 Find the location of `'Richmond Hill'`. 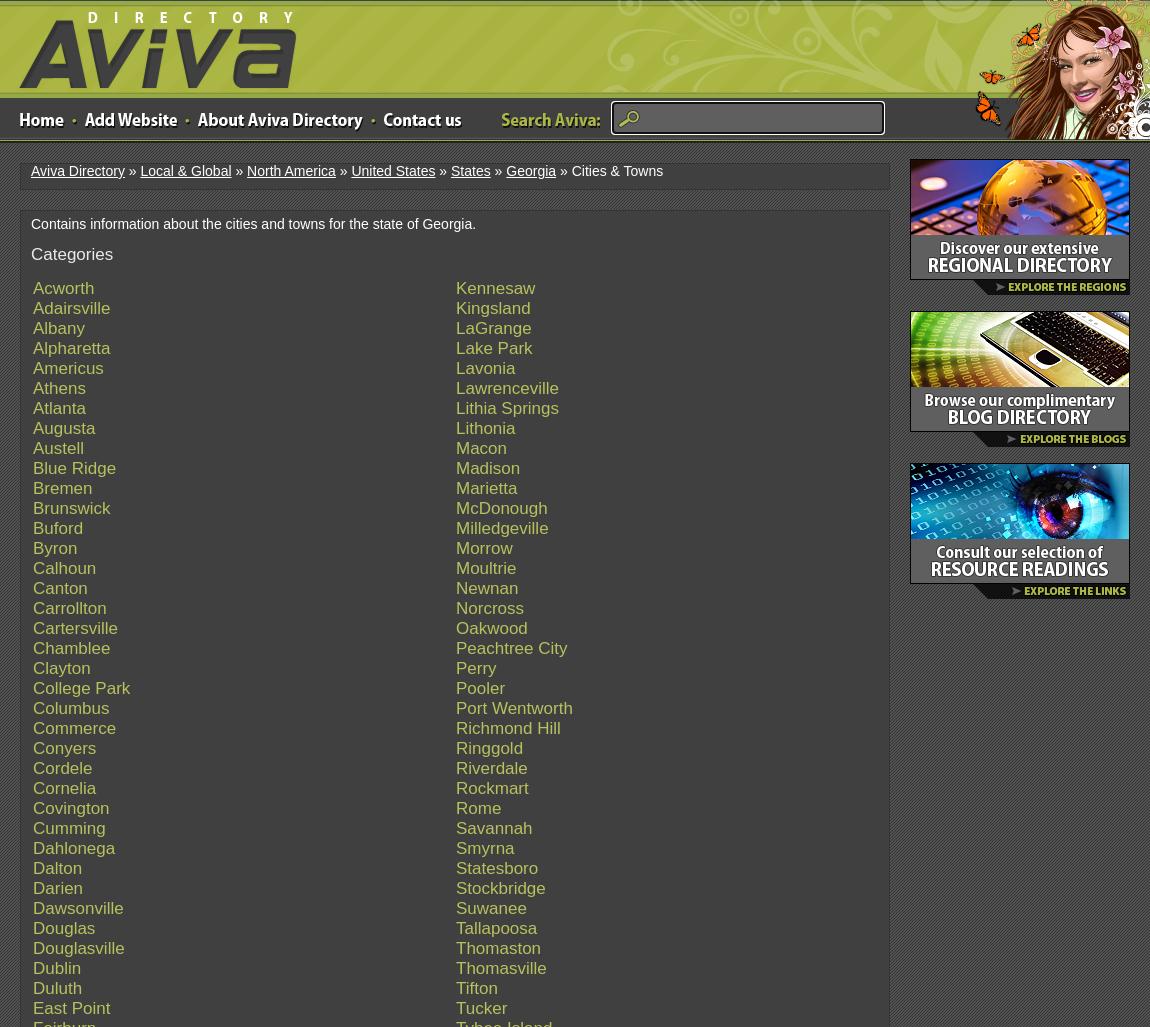

'Richmond Hill' is located at coordinates (507, 728).